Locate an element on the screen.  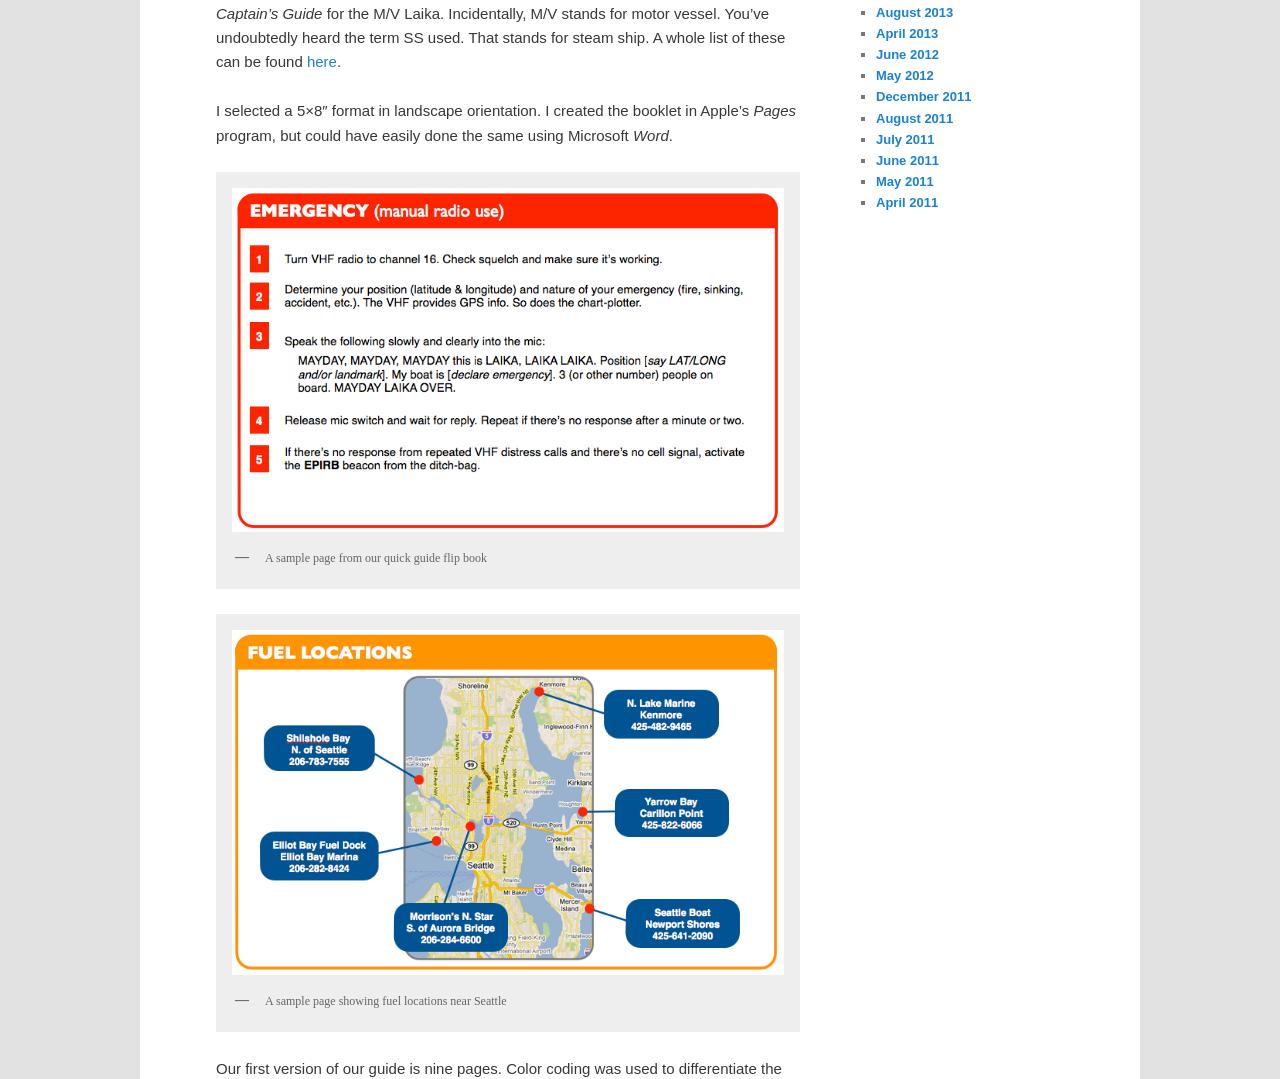
'for the M/V Laika. Incidentally, M/V stands for motor vessel. You’ve undoubtedly heard the term SS used. That stands for steam ship. A whole list of these can be found' is located at coordinates (500, 37).